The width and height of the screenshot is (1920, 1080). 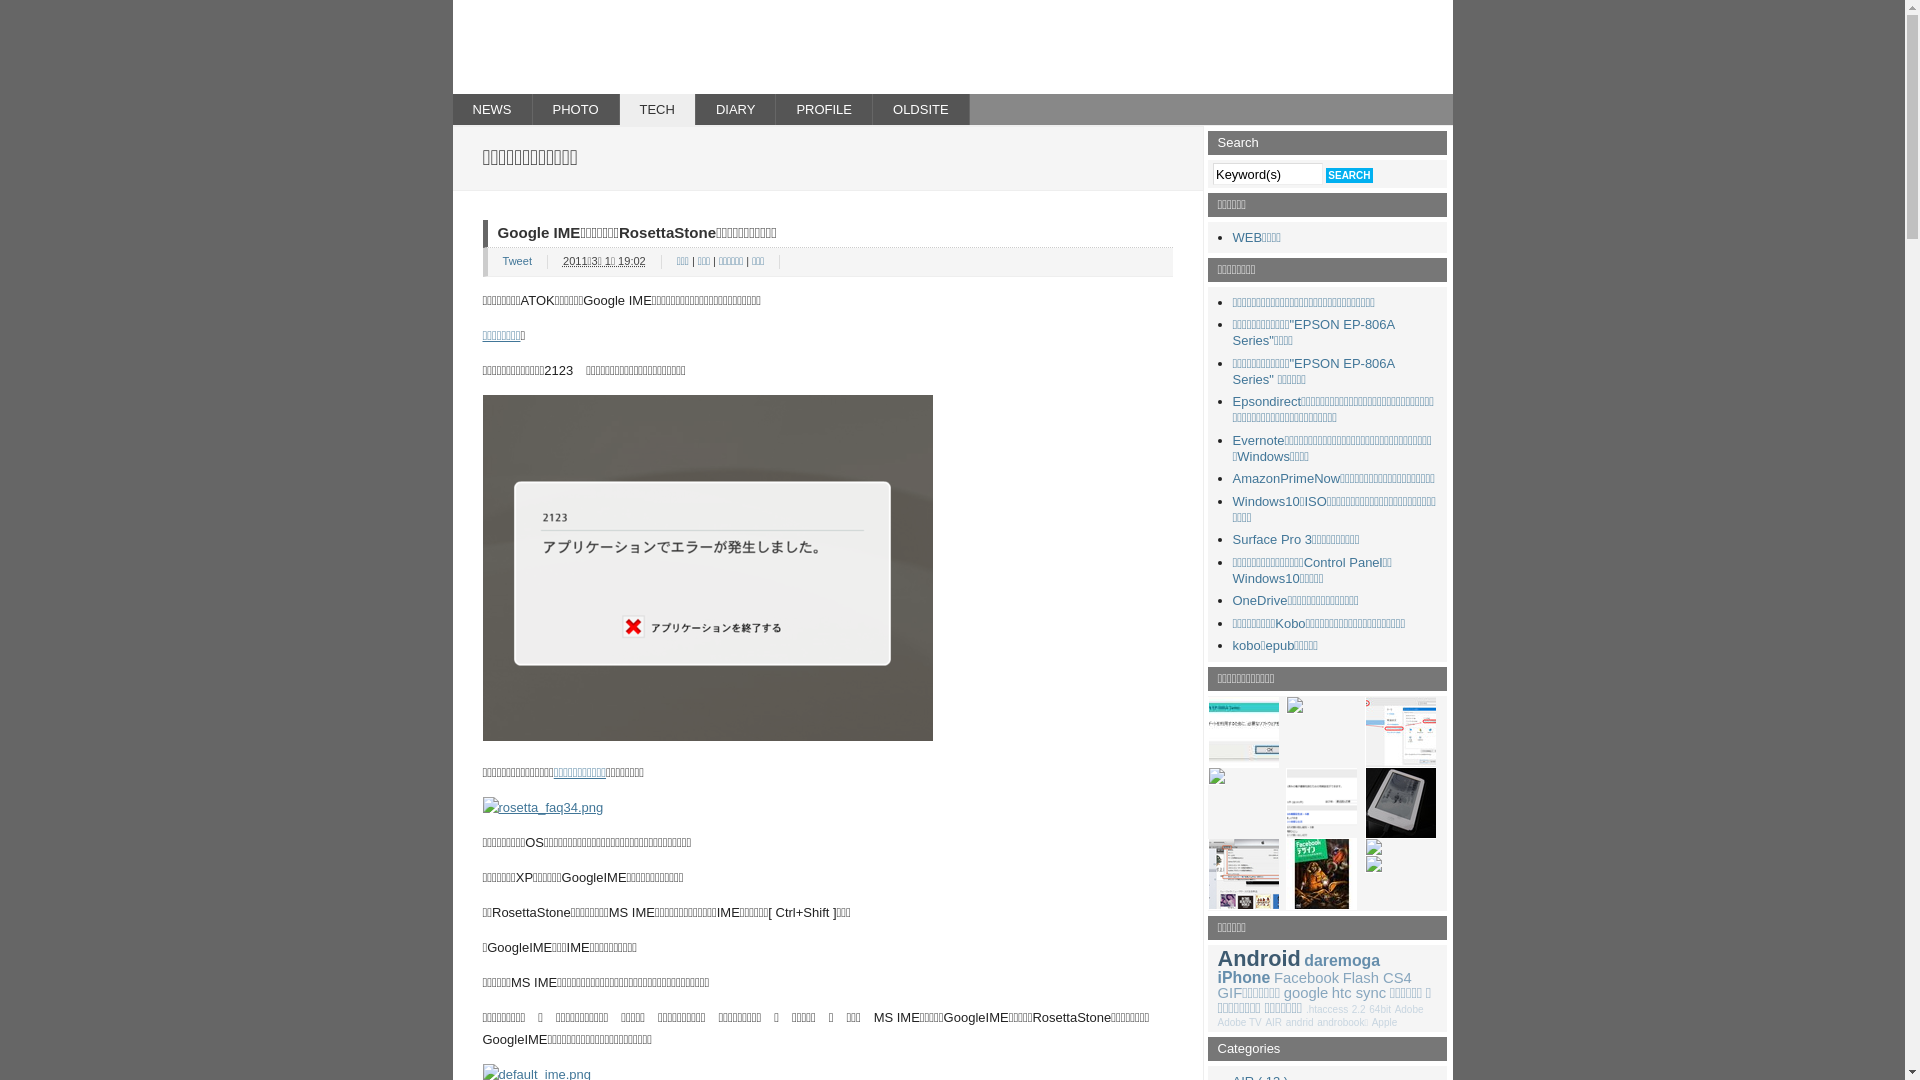 I want to click on 'Android', so click(x=1258, y=957).